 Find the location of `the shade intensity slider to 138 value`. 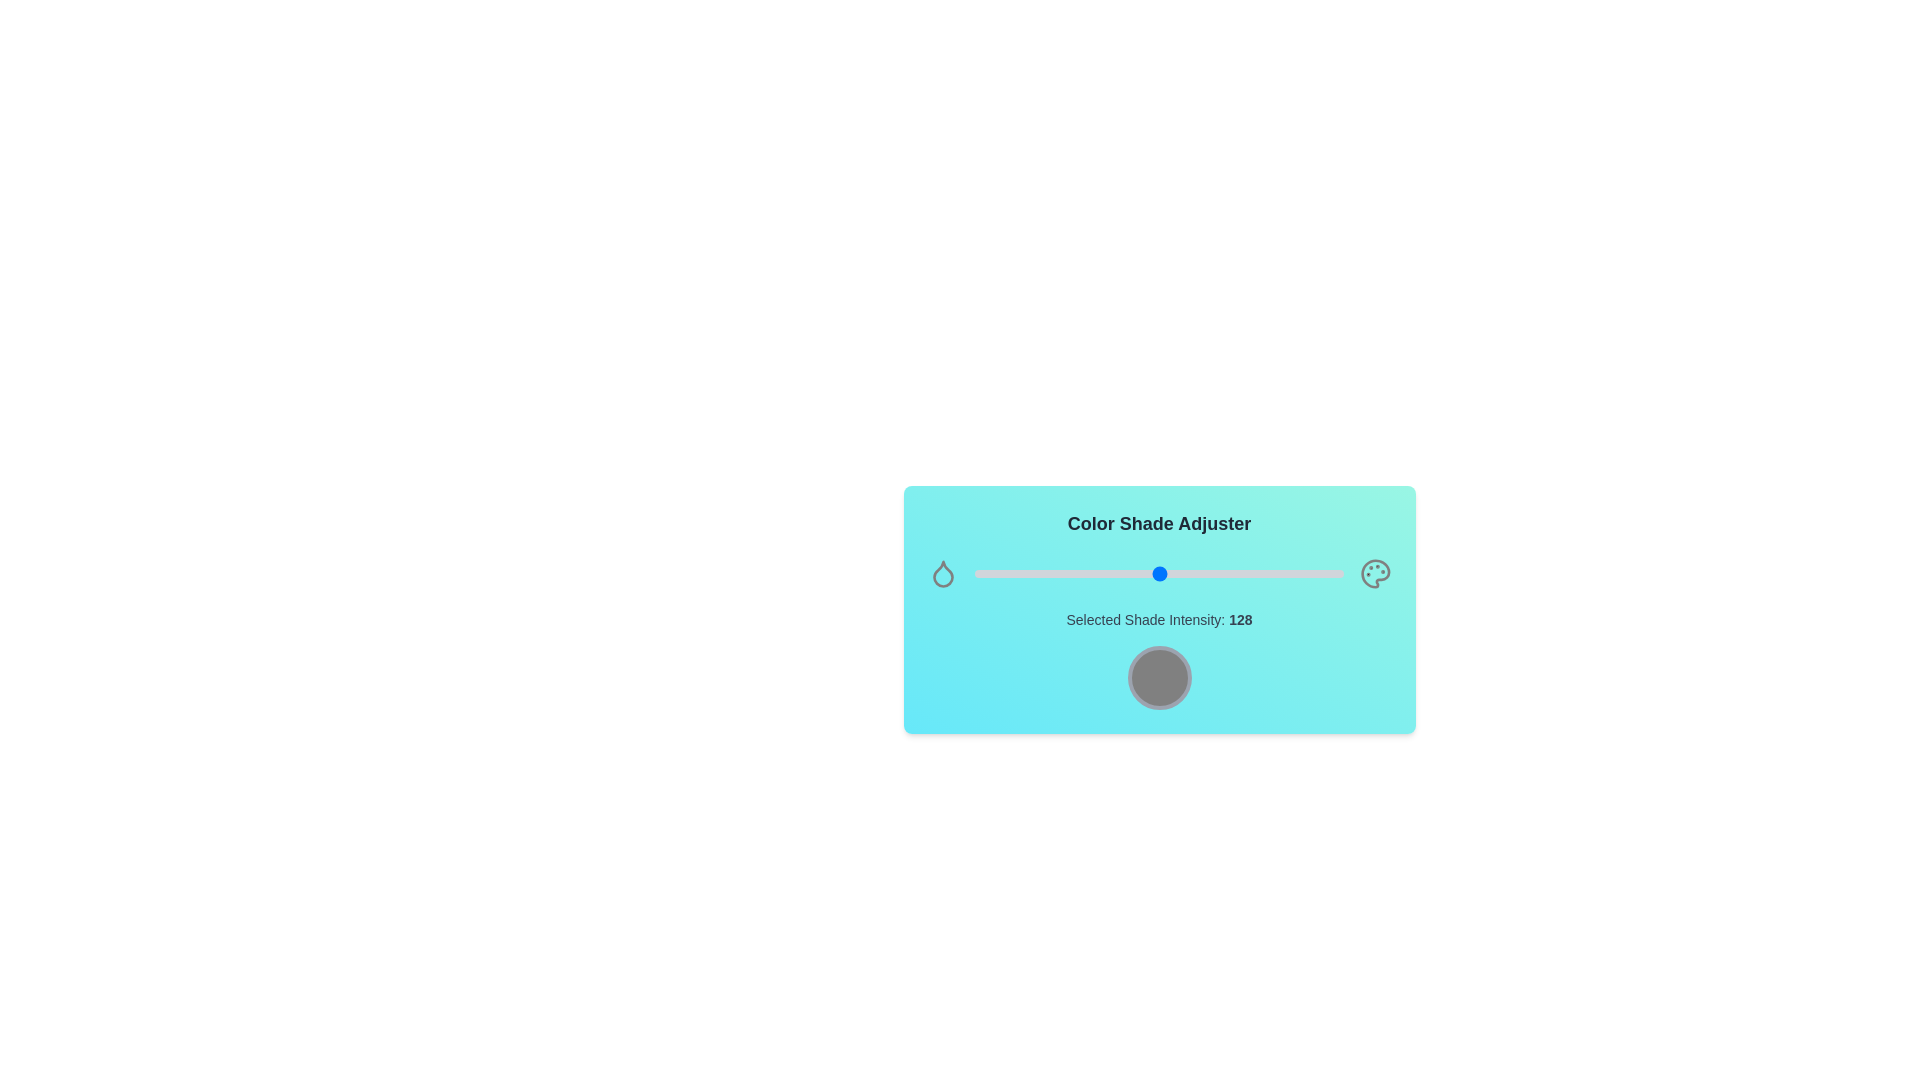

the shade intensity slider to 138 value is located at coordinates (1174, 574).